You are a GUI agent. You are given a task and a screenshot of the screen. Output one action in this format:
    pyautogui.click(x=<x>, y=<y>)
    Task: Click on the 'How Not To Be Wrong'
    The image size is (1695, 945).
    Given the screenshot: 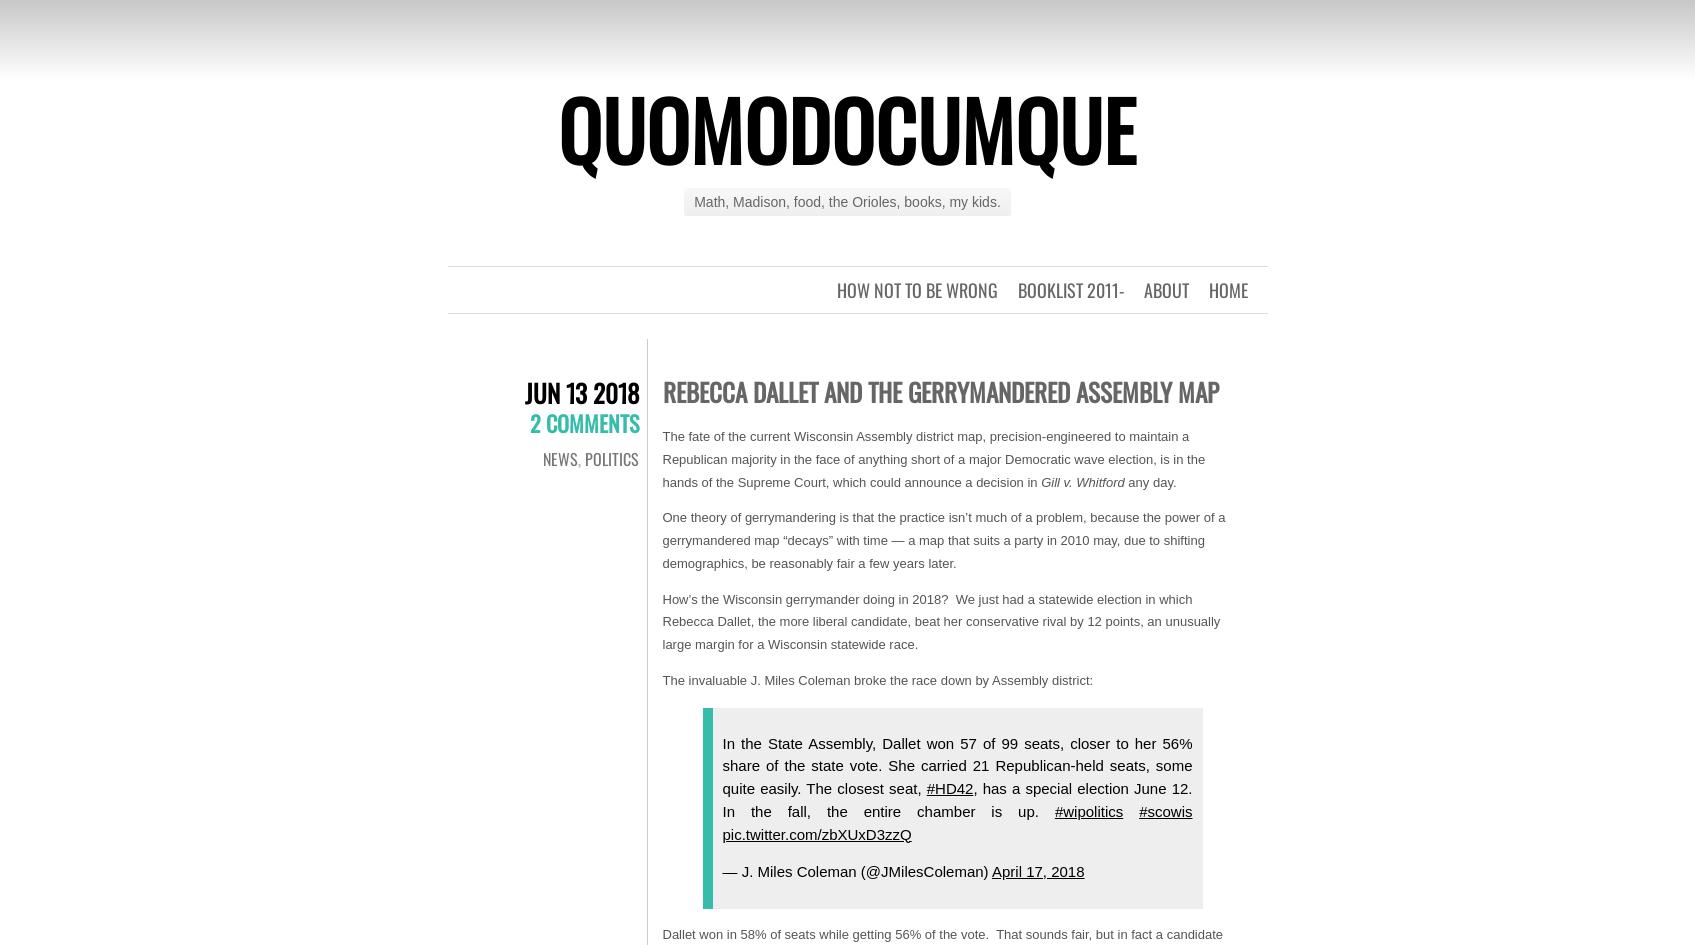 What is the action you would take?
    pyautogui.click(x=916, y=290)
    